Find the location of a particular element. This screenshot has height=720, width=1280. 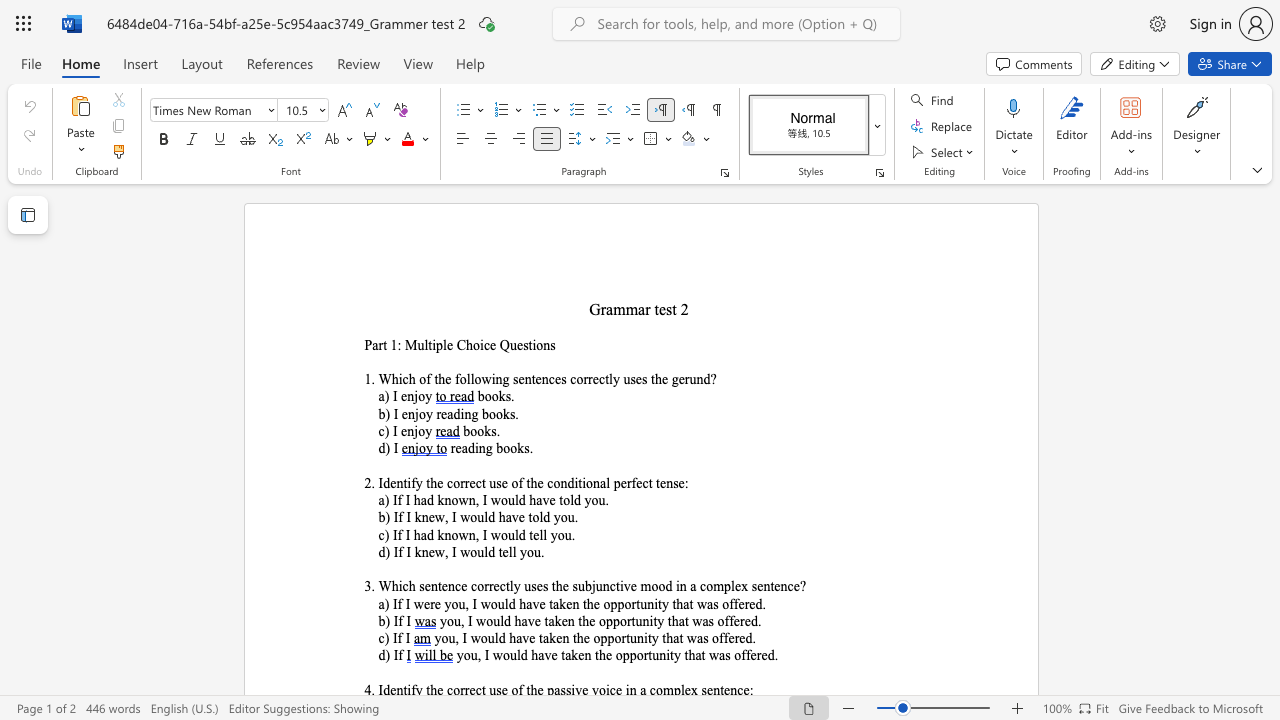

the space between the continuous character "d" and ")" in the text is located at coordinates (384, 655).